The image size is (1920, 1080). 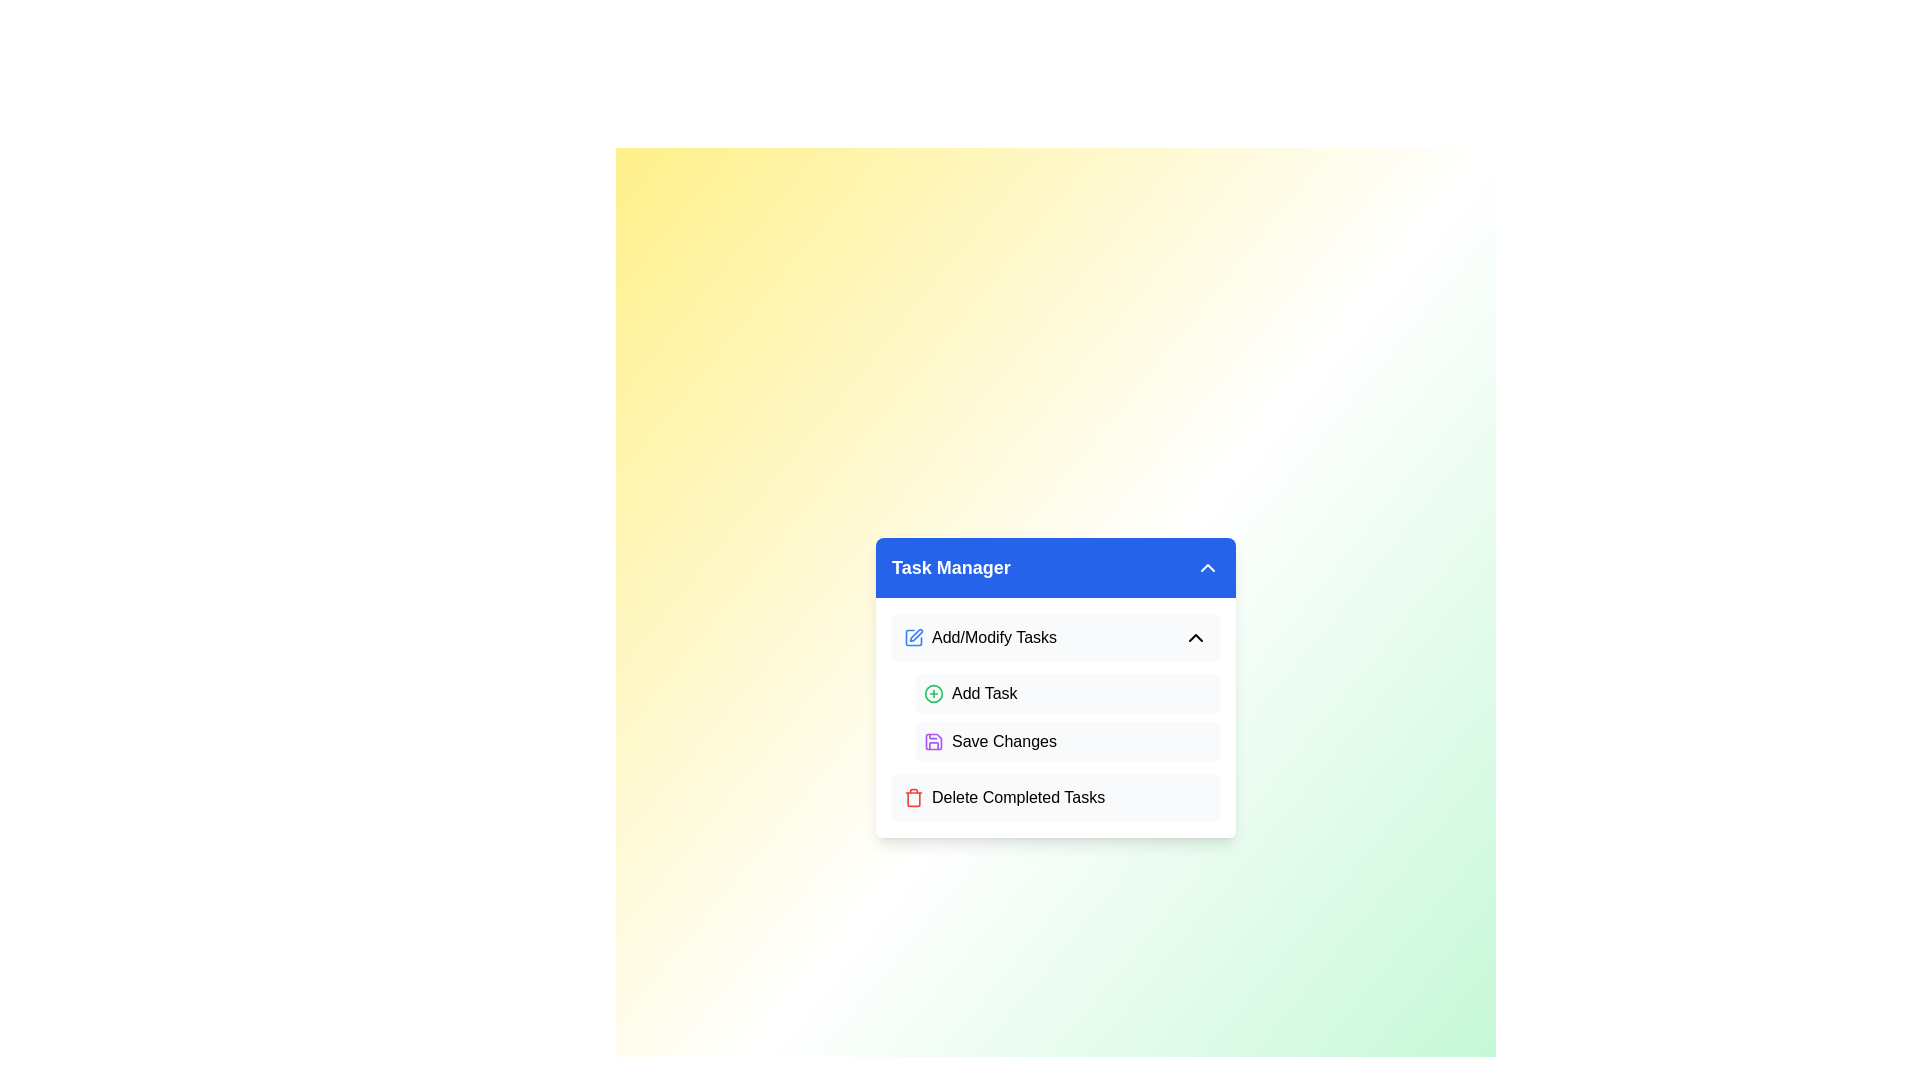 I want to click on the arrow icon button that toggles collapse/expand for the 'Add/Modify Tasks' section, located to the right of the section label, so click(x=1195, y=637).